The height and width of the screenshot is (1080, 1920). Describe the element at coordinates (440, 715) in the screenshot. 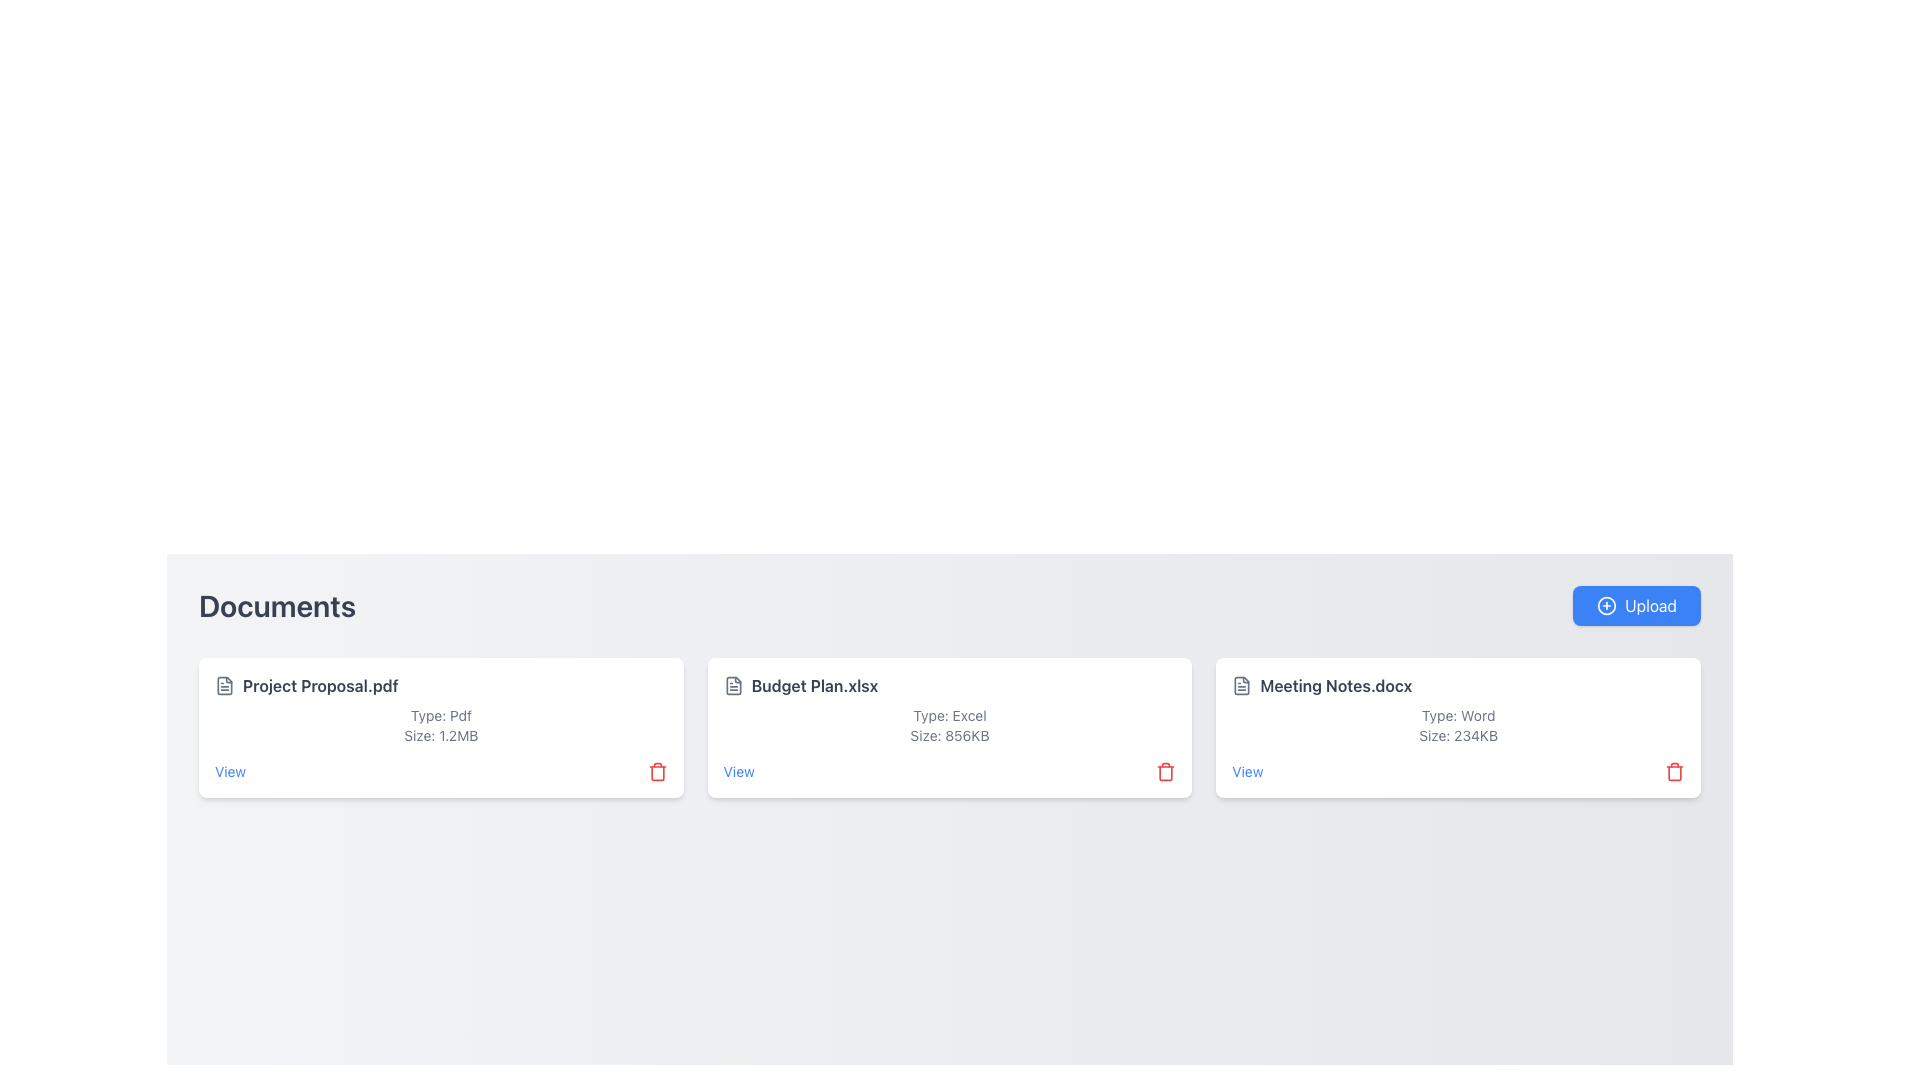

I see `the text label indicating the file format or type for the document 'Project Proposal.pdf', which is located below the document's title line and above the size information line` at that location.